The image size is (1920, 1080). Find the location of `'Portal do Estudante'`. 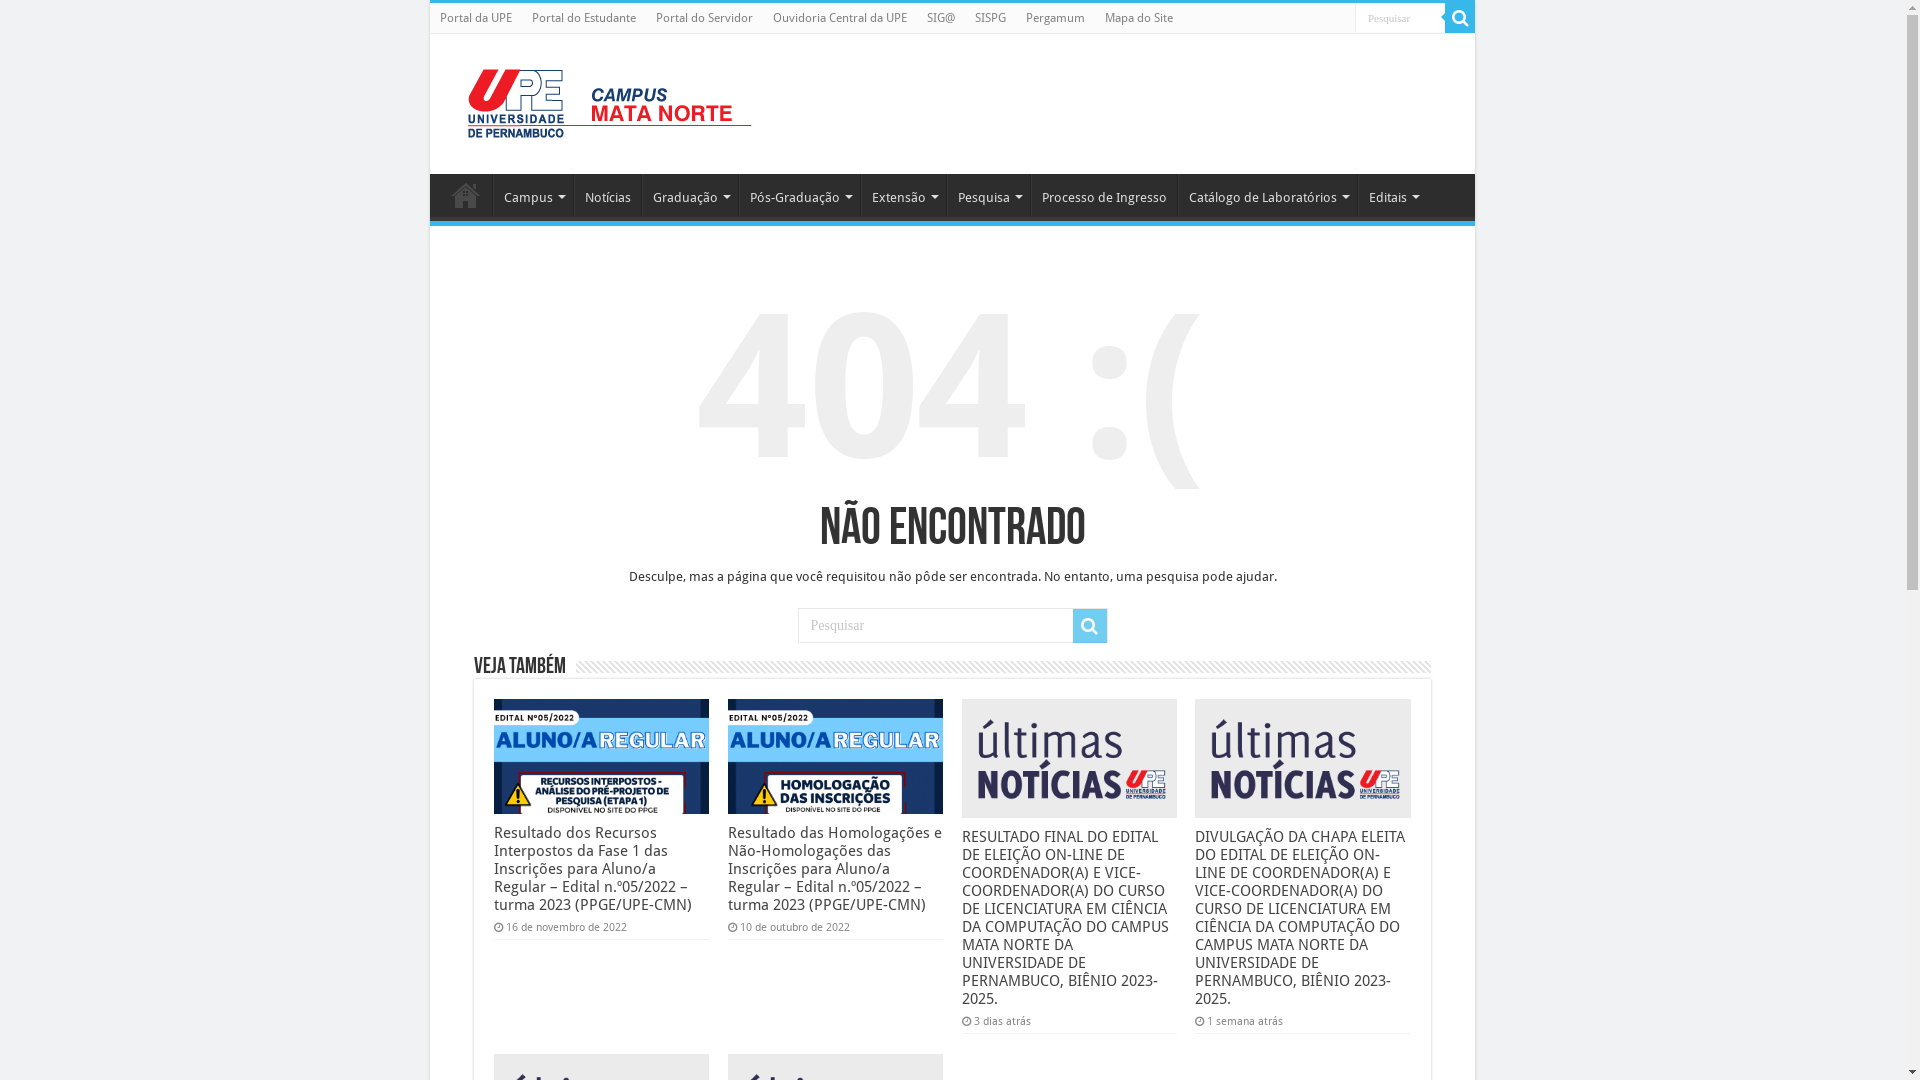

'Portal do Estudante' is located at coordinates (583, 18).